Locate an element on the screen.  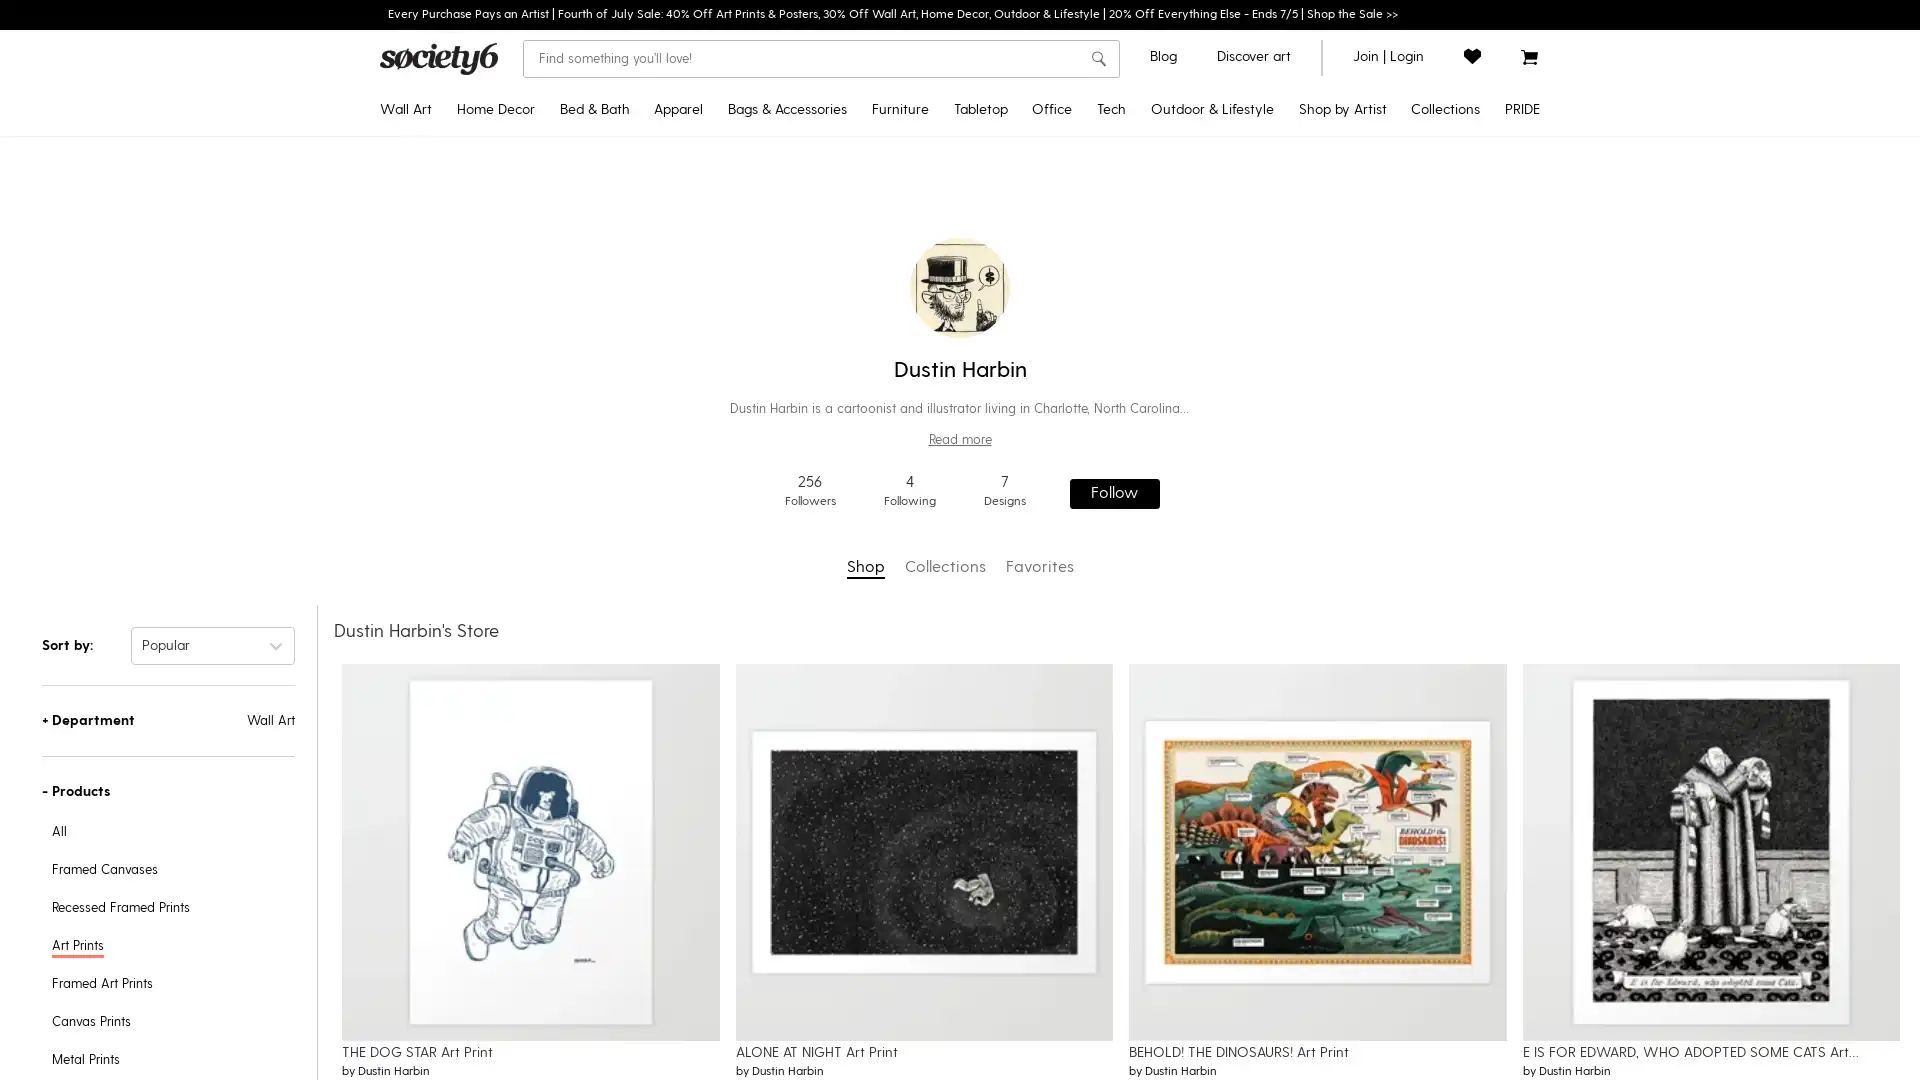
Shop by Artist is located at coordinates (1288, 450).